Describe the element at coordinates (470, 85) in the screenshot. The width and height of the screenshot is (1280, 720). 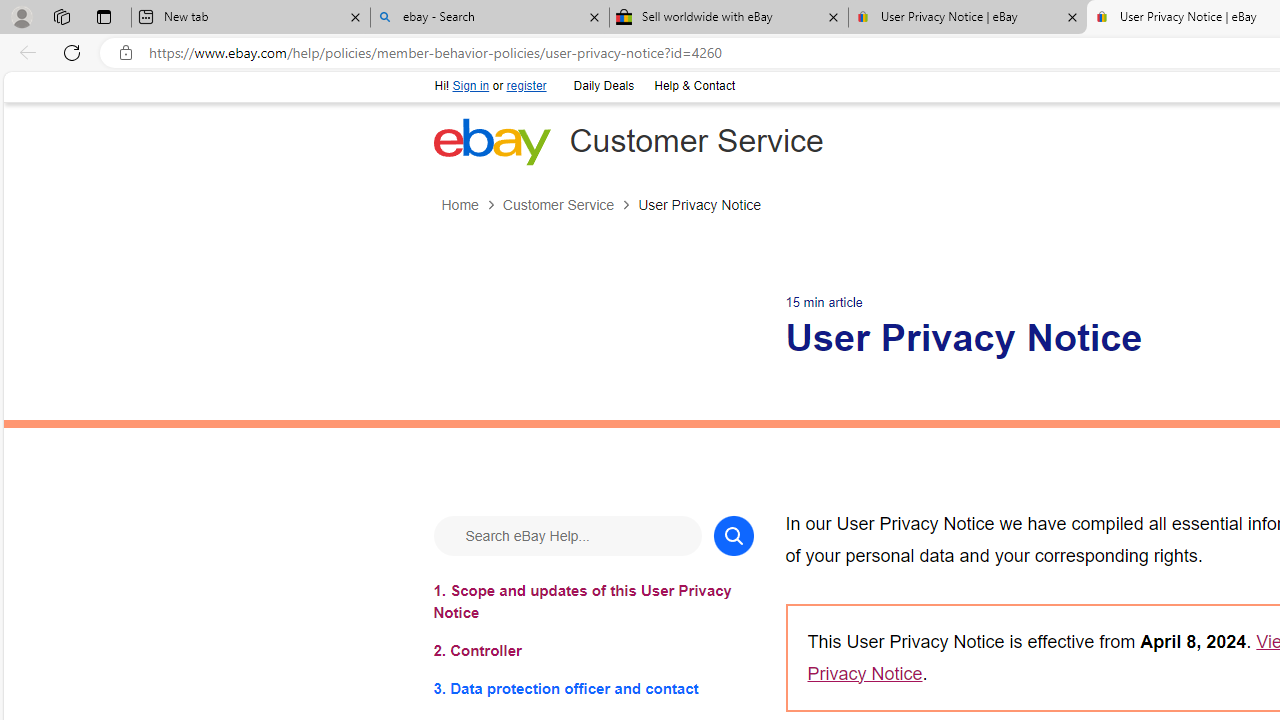
I see `'Sign in'` at that location.